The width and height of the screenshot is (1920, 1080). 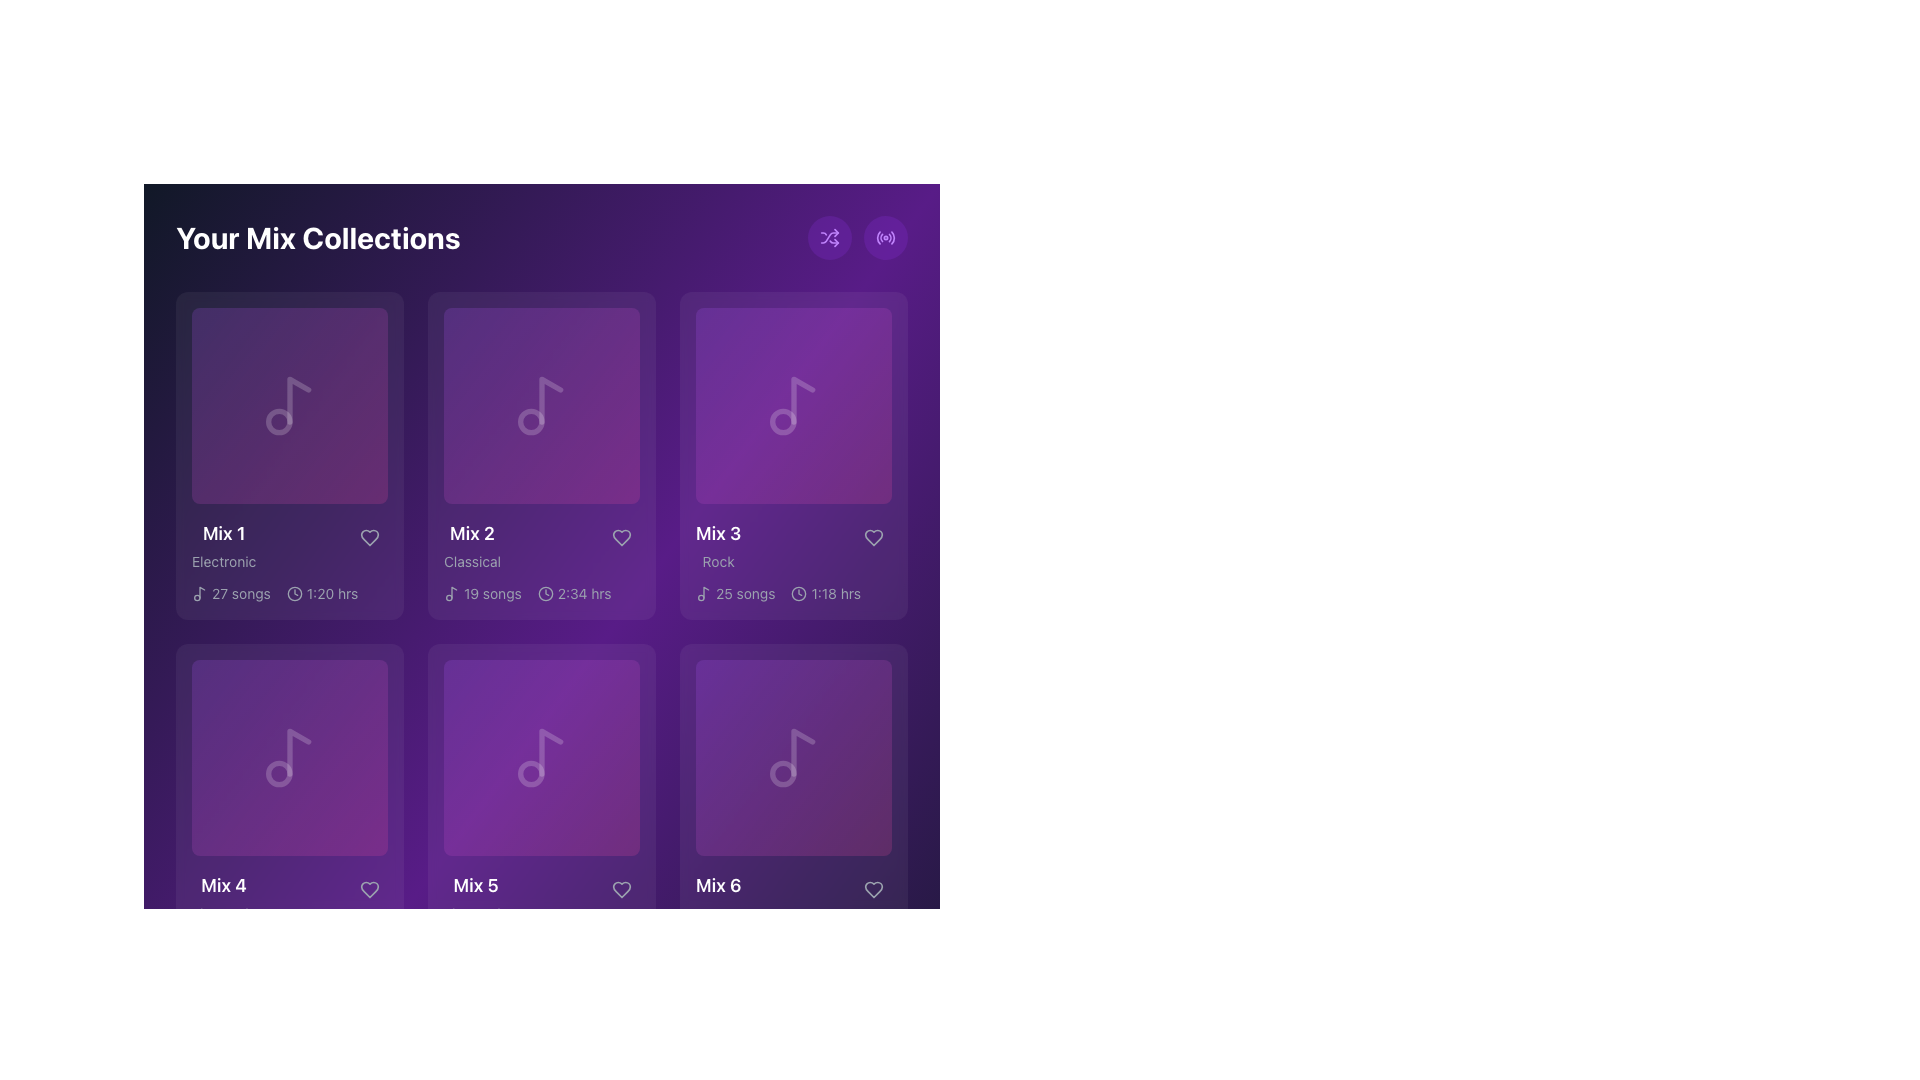 What do you see at coordinates (718, 897) in the screenshot?
I see `the music mix label titled 'Mix 6' with genre 'Jazz' located` at bounding box center [718, 897].